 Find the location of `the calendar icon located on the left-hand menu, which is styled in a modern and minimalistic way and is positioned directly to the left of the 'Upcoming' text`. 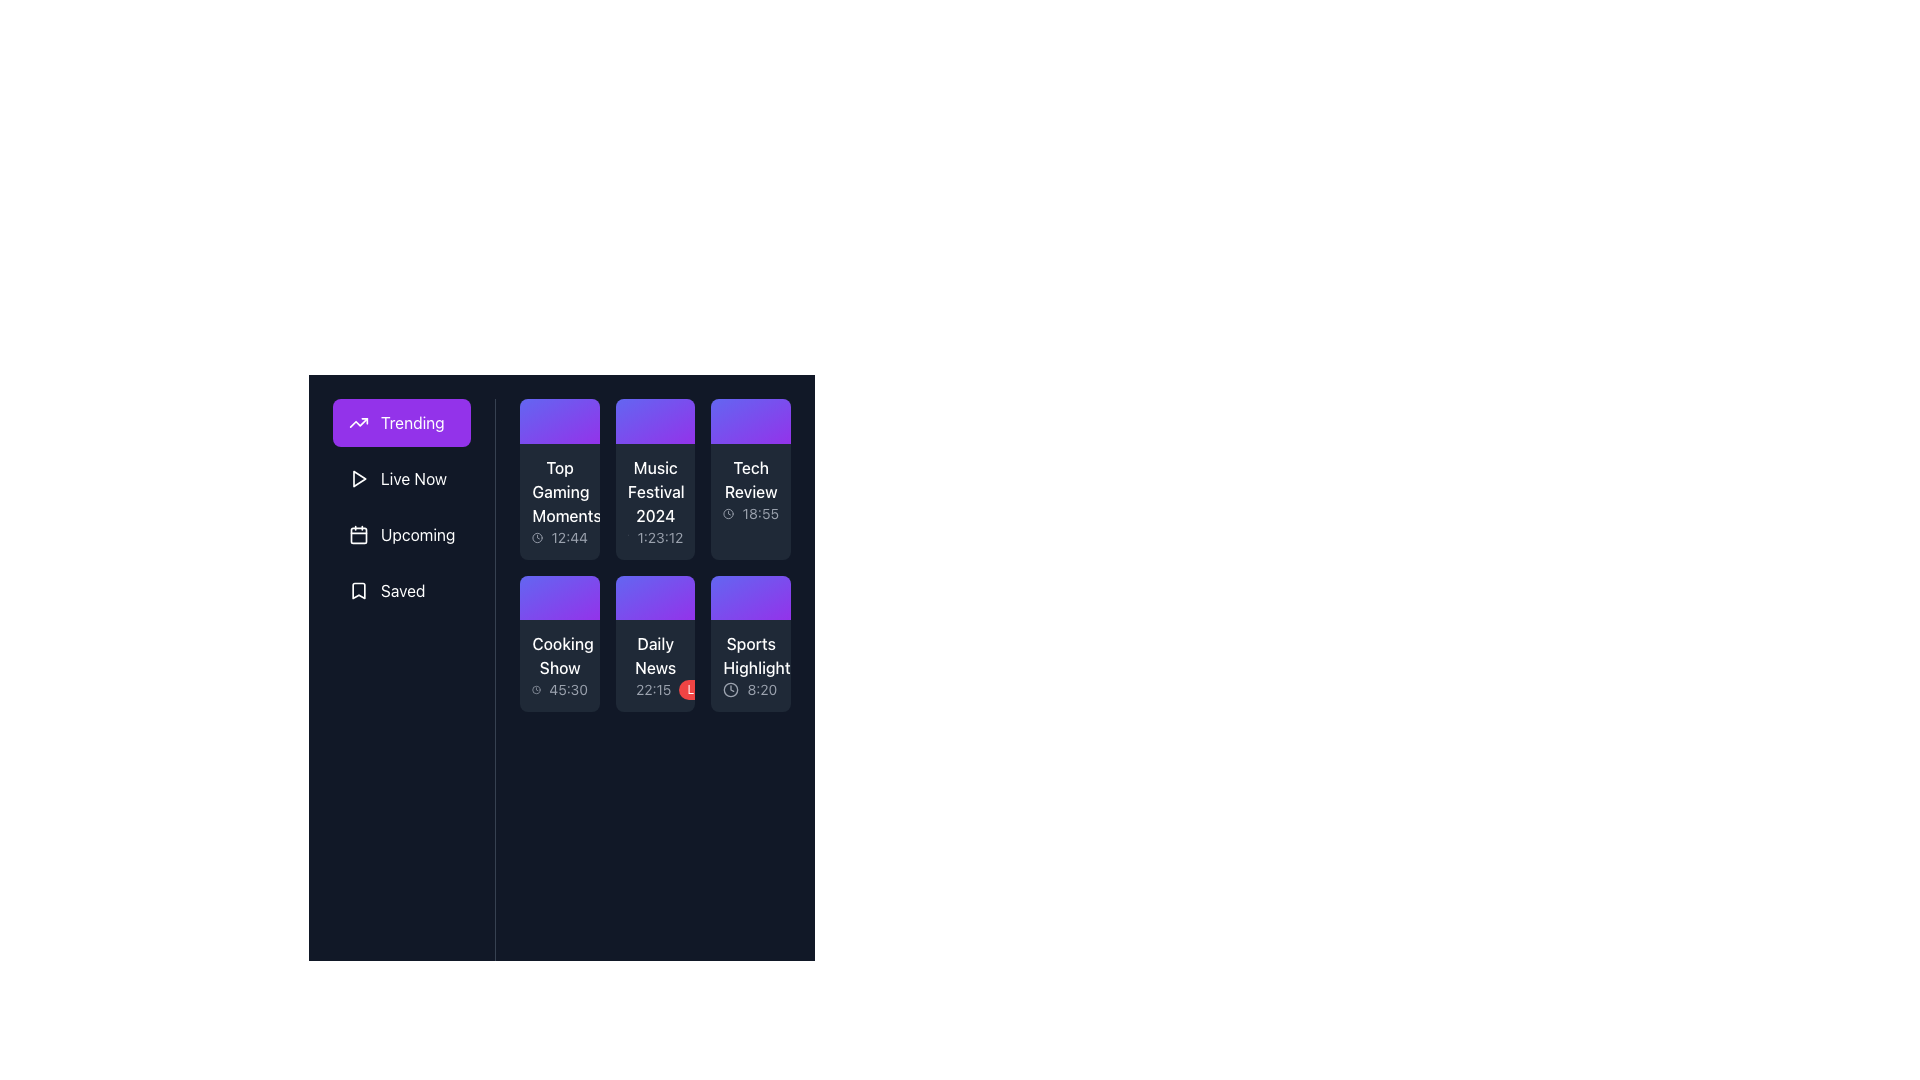

the calendar icon located on the left-hand menu, which is styled in a modern and minimalistic way and is positioned directly to the left of the 'Upcoming' text is located at coordinates (359, 534).